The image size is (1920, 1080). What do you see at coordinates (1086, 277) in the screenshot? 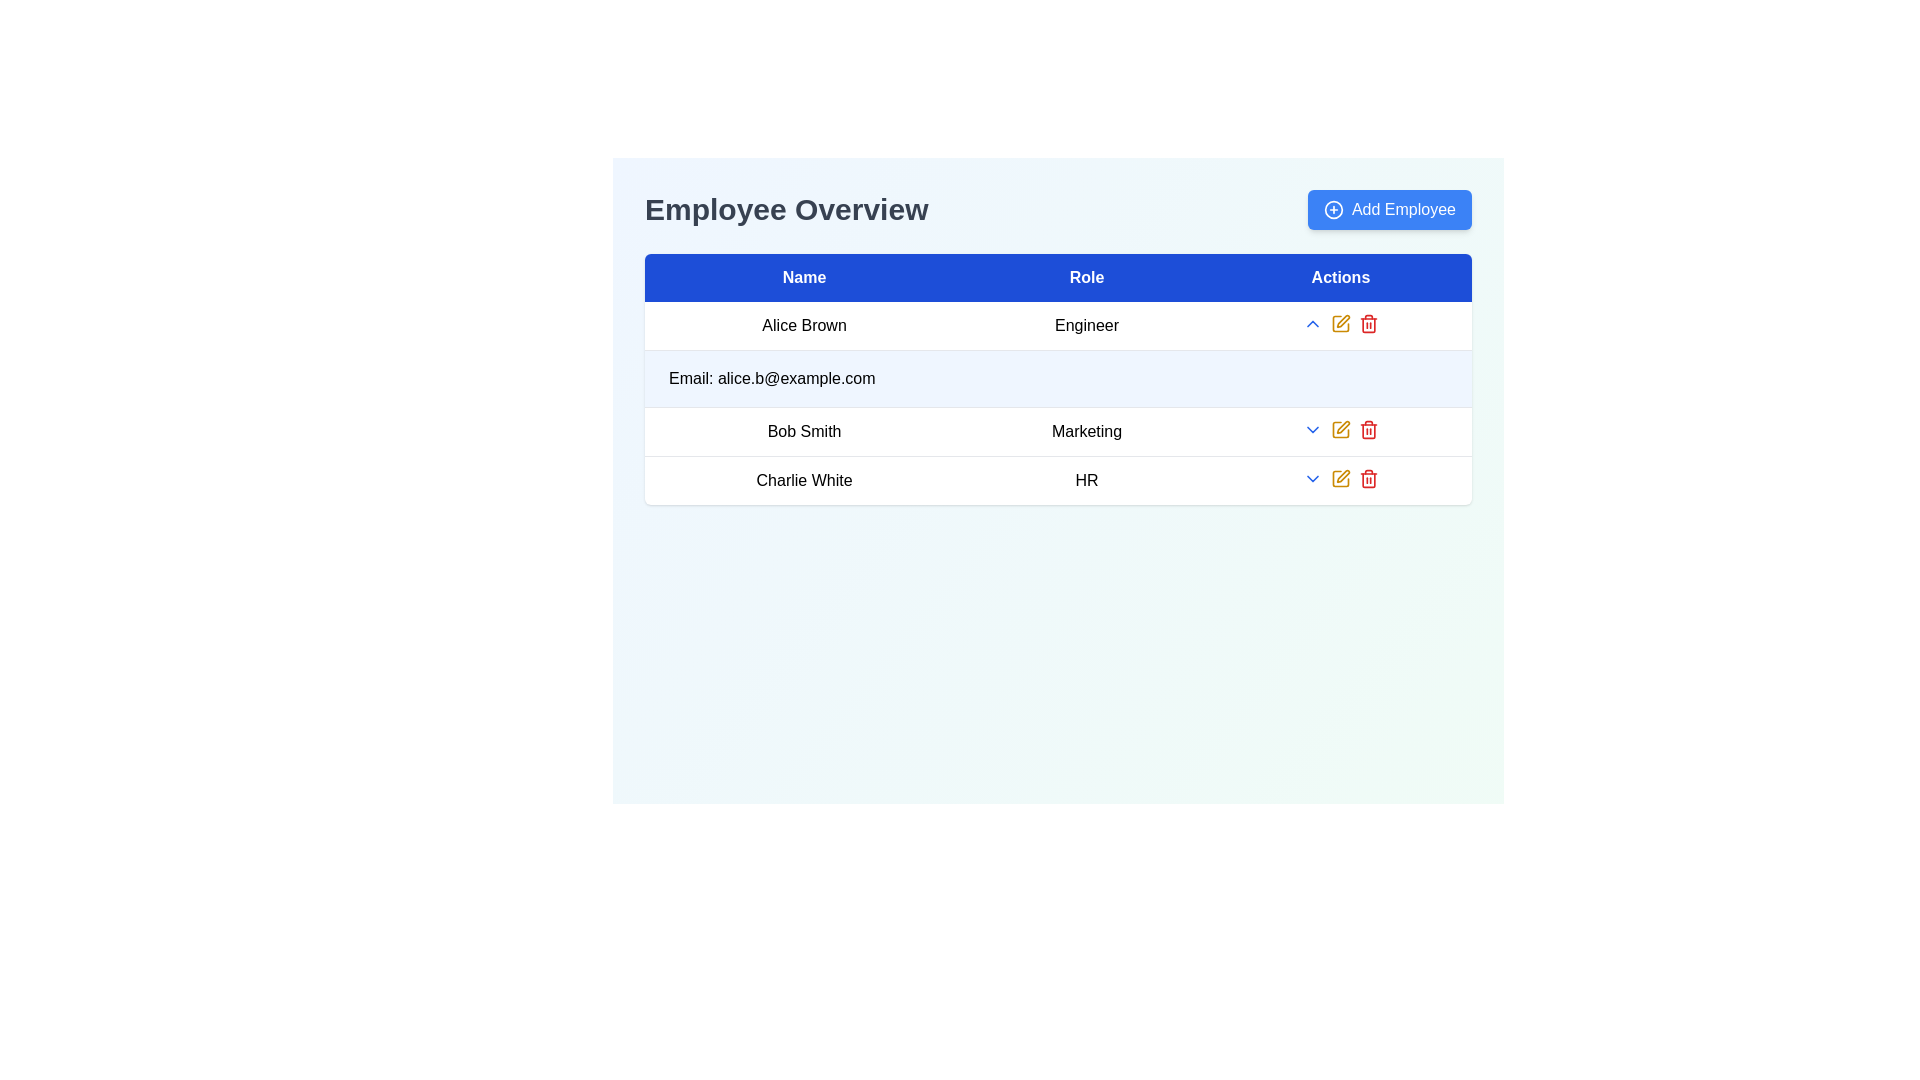
I see `the 'Role' text label, which is the second header in the table layout, displayed in white font on a blue background` at bounding box center [1086, 277].